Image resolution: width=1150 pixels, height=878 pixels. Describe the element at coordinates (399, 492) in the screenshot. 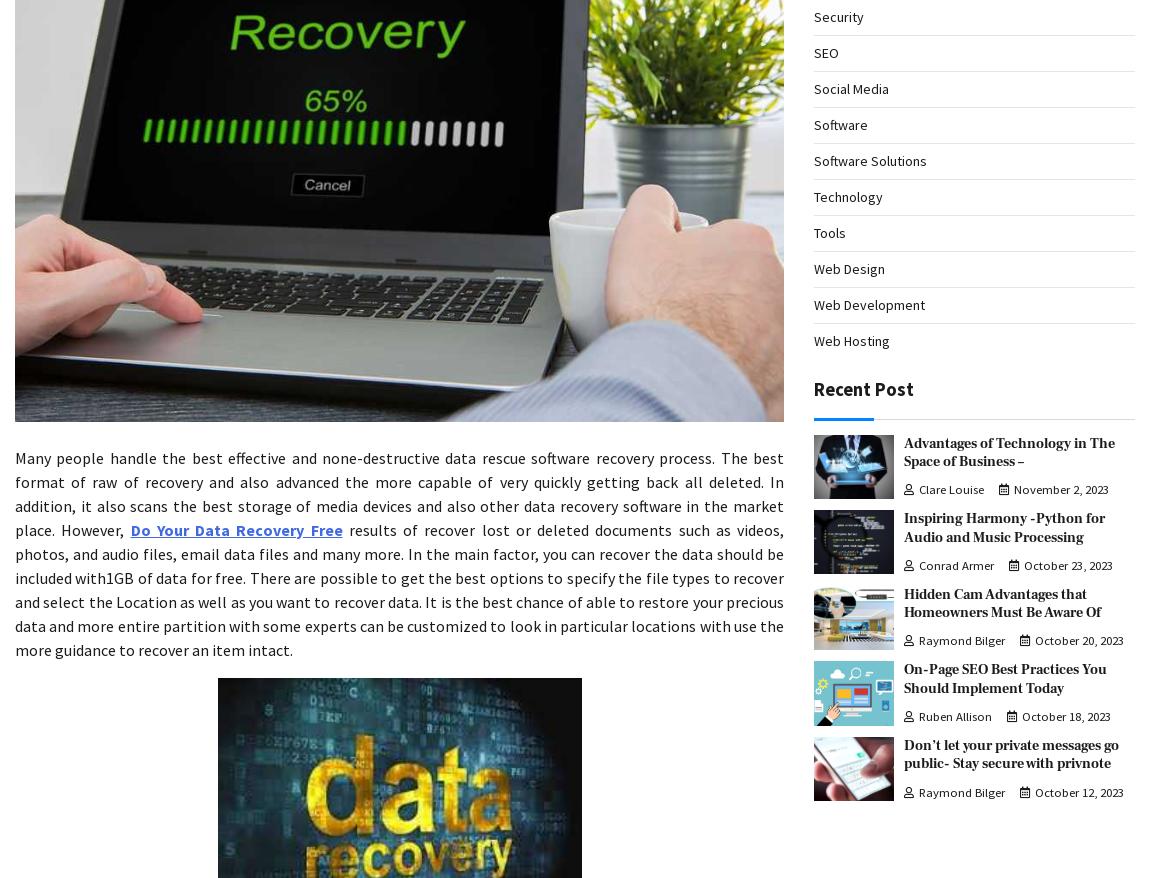

I see `'Many people handle the best effective and none-destructive data rescue software recovery process. The best format of raw of recovery and also advanced the more capable of very quickly getting back all deleted. In addition, it also scans the best storage of media devices and also other data recovery software in the market place. However,'` at that location.